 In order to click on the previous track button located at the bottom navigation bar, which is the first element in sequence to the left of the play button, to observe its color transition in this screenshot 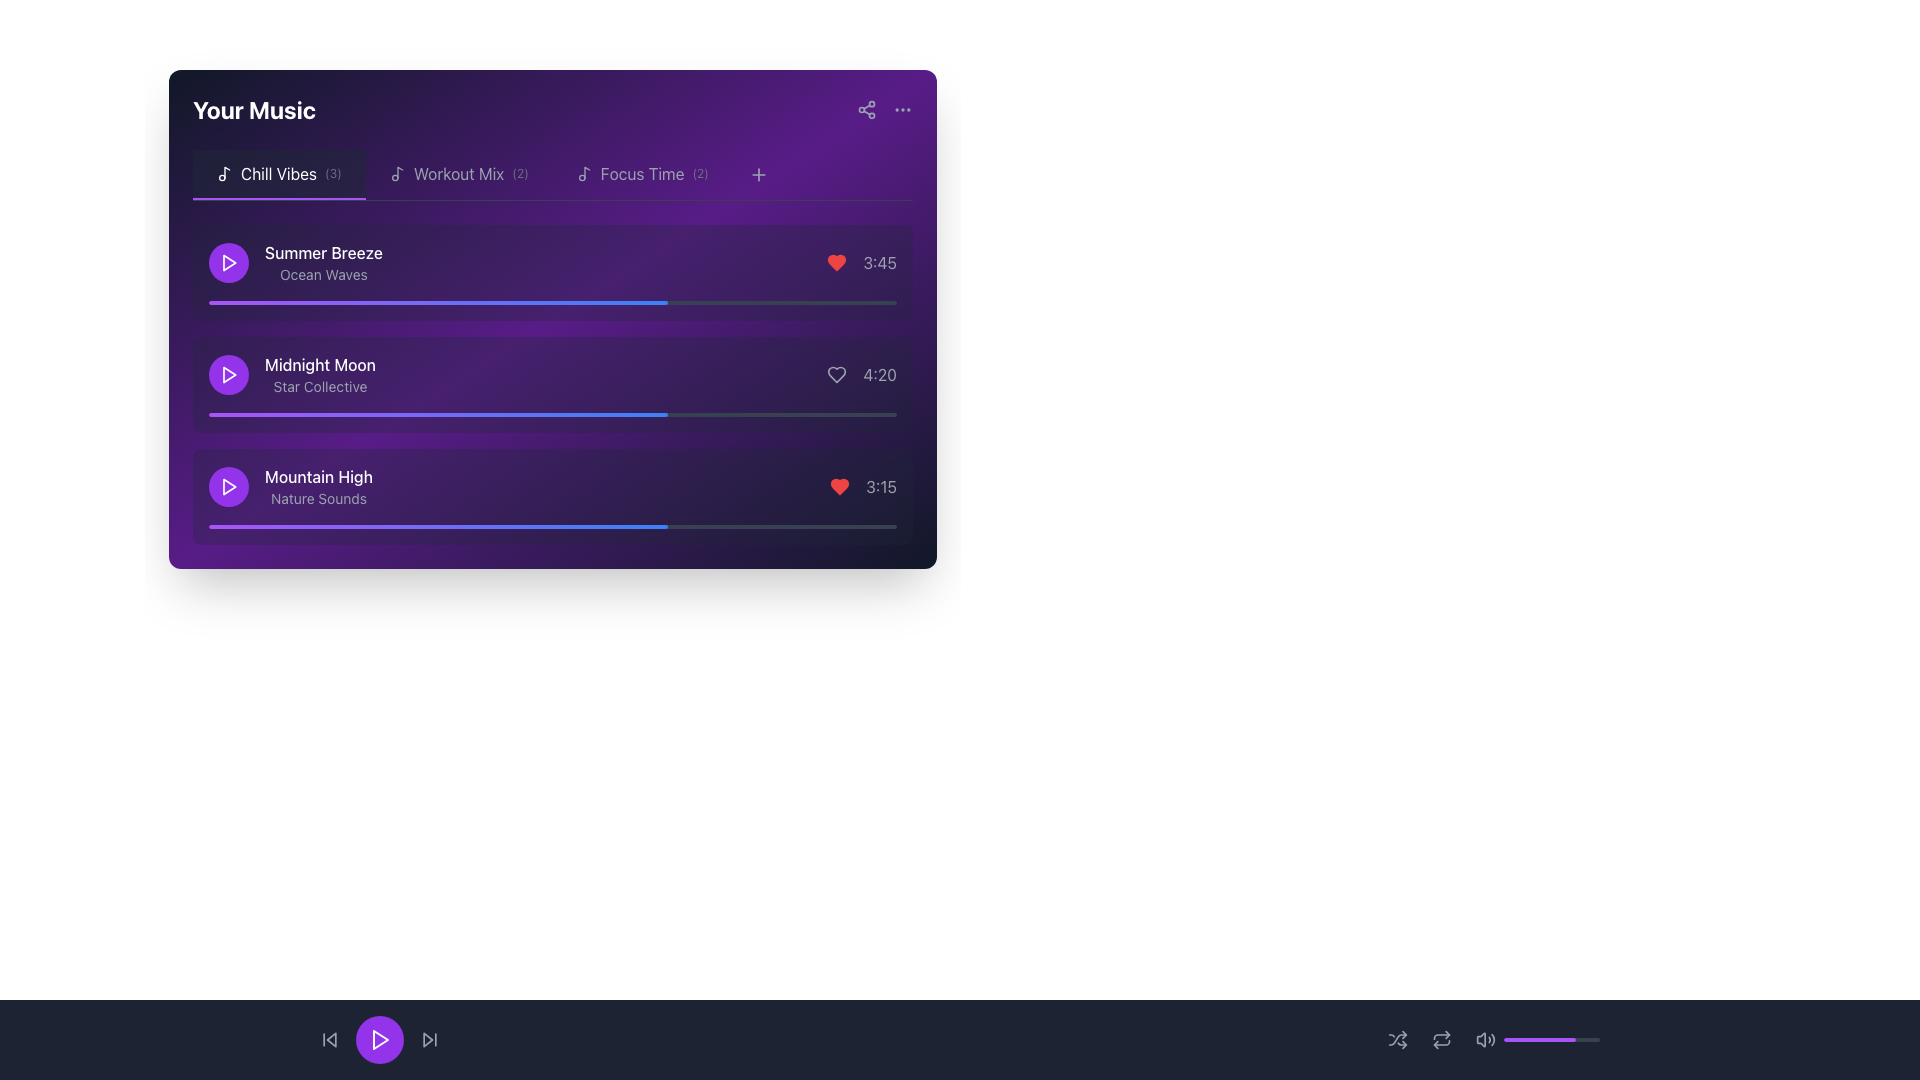, I will do `click(330, 1039)`.